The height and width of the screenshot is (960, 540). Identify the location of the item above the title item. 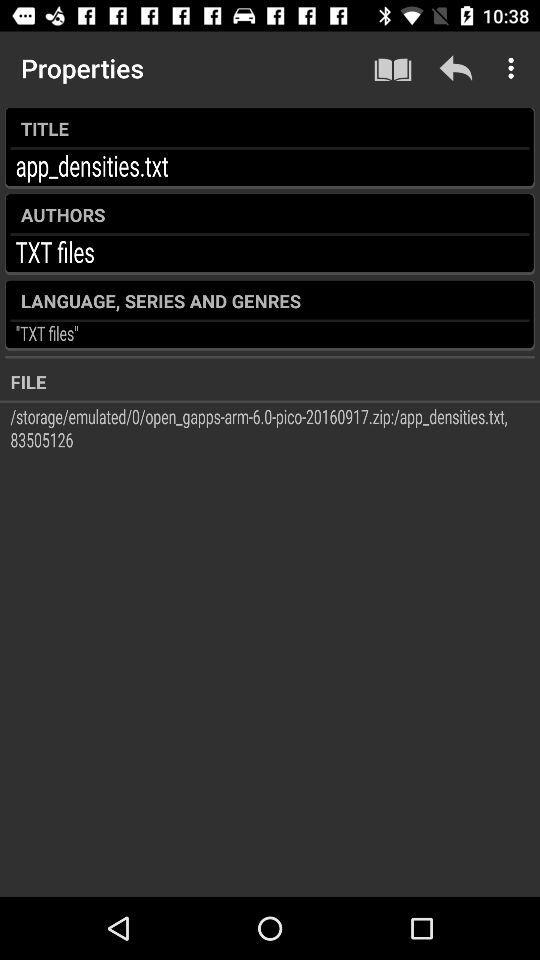
(393, 68).